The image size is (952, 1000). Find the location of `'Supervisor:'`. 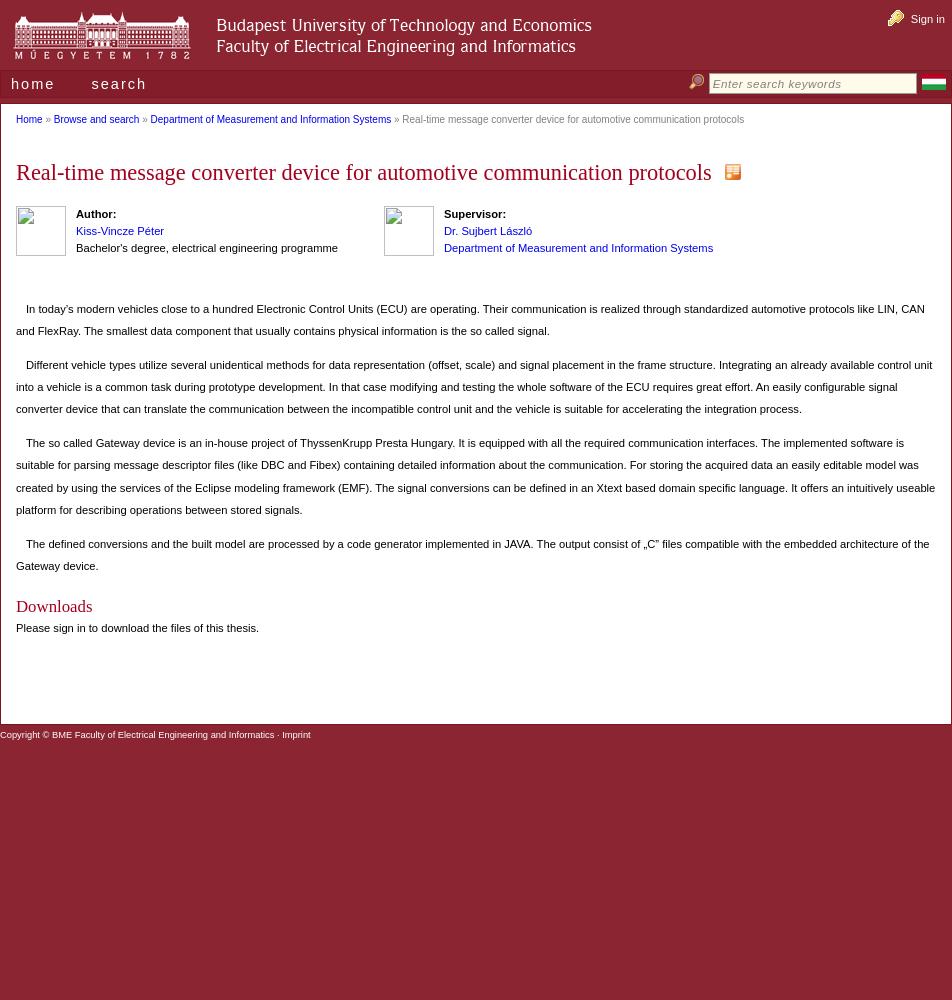

'Supervisor:' is located at coordinates (474, 213).